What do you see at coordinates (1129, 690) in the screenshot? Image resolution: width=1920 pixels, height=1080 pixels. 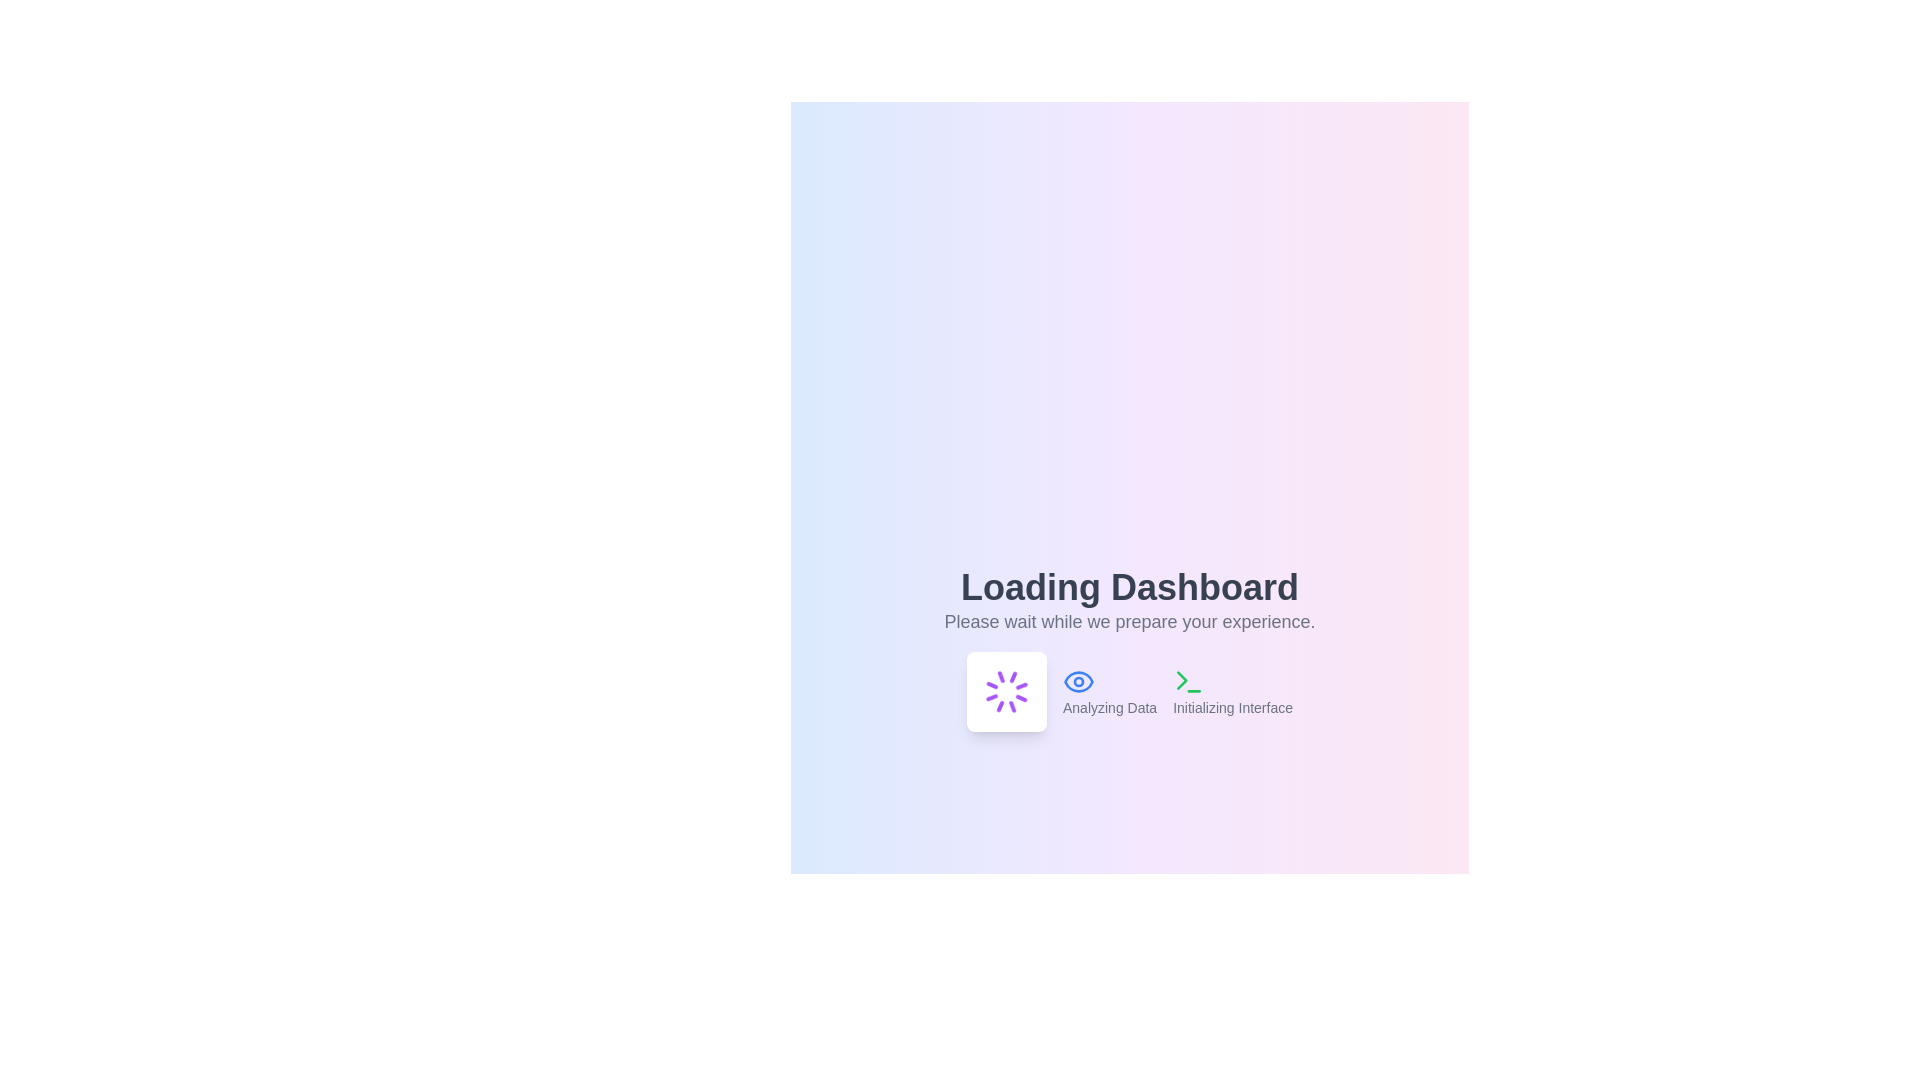 I see `the status reporting area that displays 'Analyzing Data' and 'Initializing Interface' with accompanying icons, located centrally below the 'Loading Dashboard' header` at bounding box center [1129, 690].